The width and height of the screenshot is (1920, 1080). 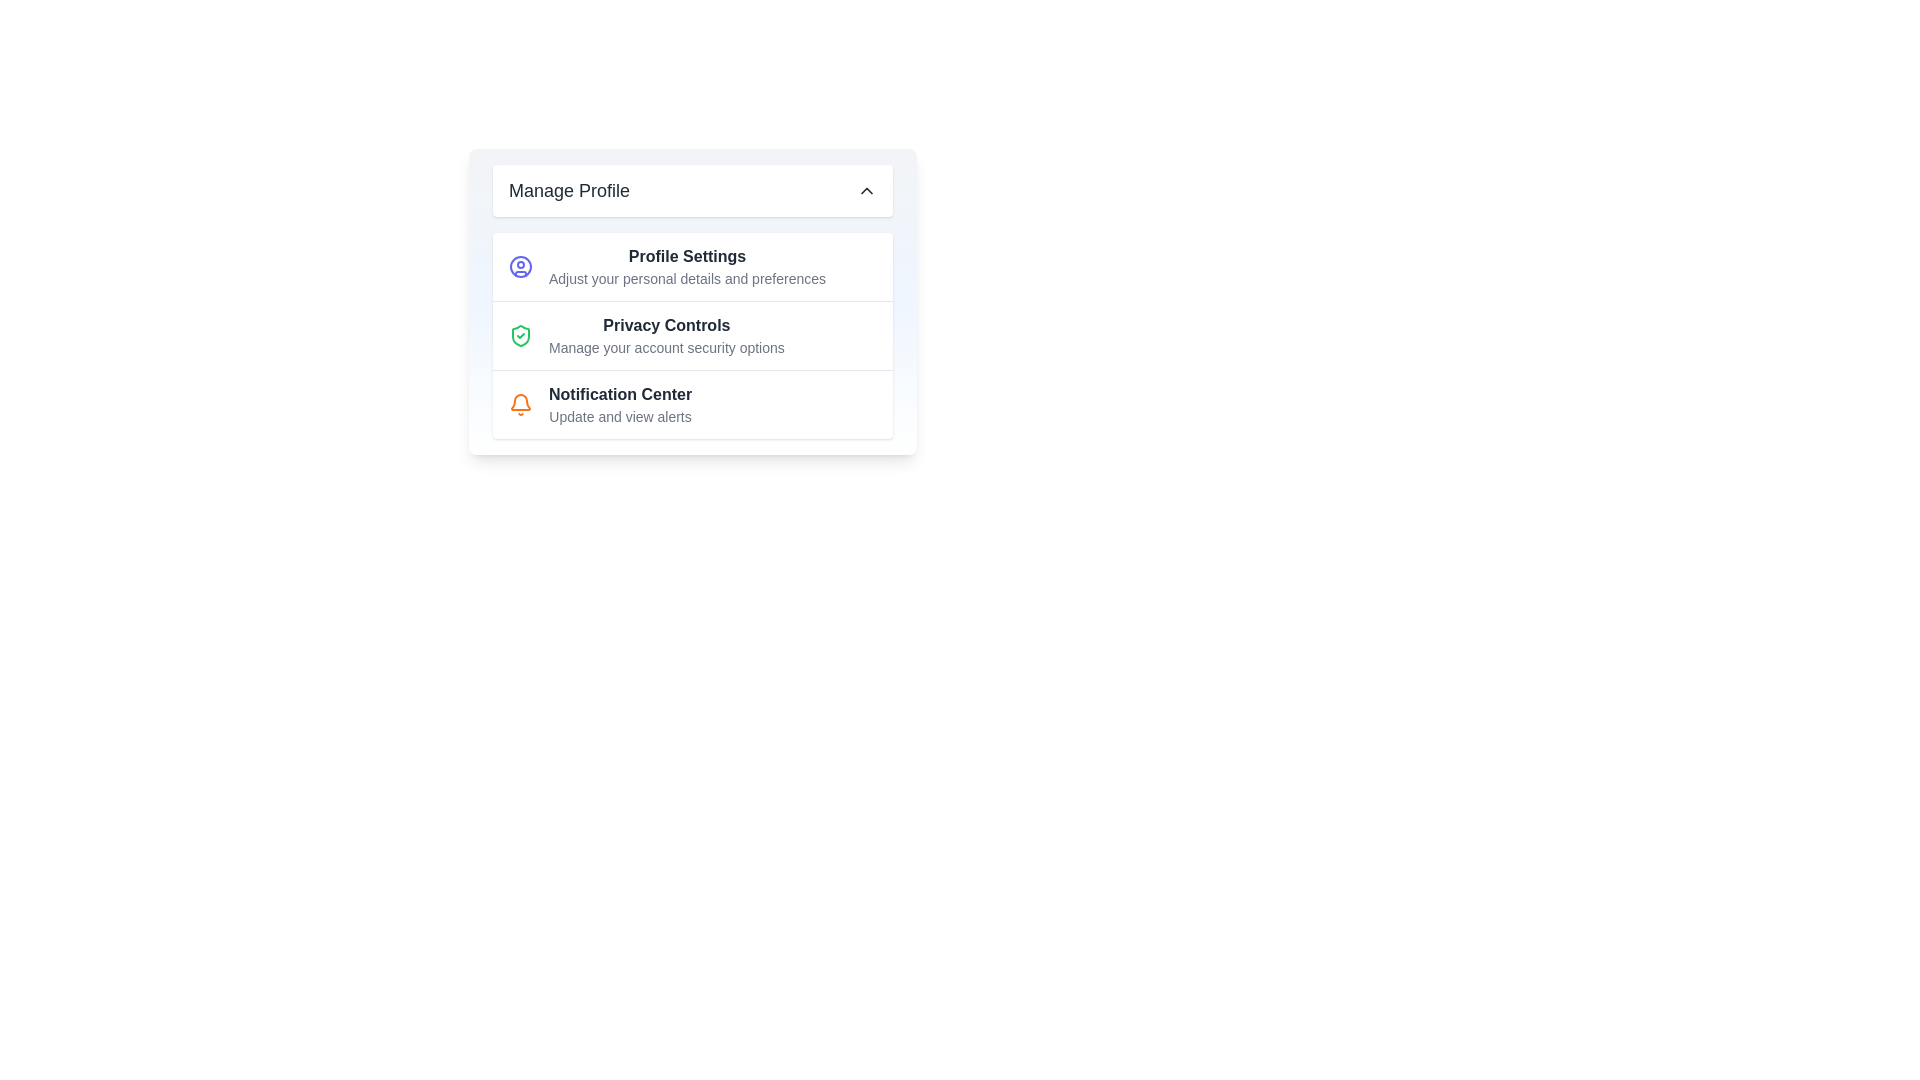 I want to click on the inline text label reading 'Update and view alerts', which is styled in muted gray and positioned beneath the title 'Notification Center', so click(x=619, y=415).